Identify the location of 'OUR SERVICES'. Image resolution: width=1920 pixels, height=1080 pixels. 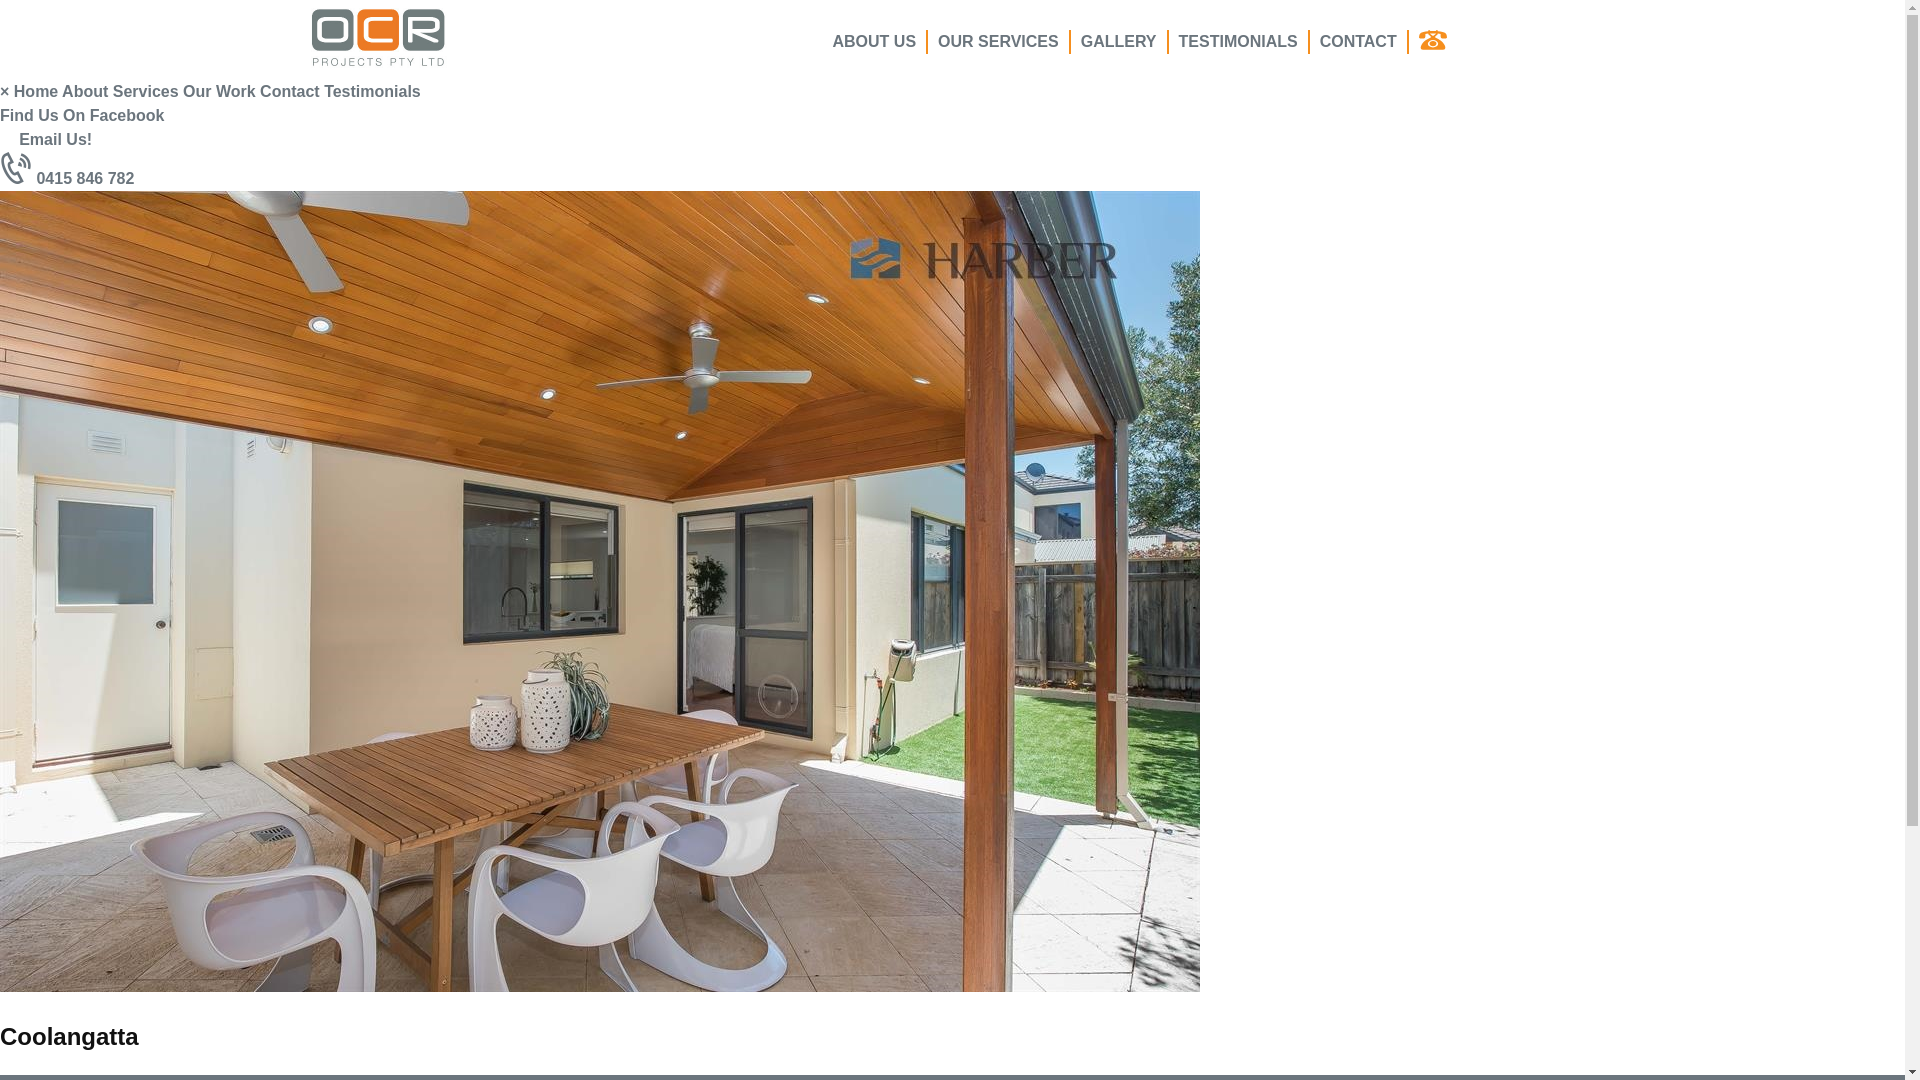
(999, 42).